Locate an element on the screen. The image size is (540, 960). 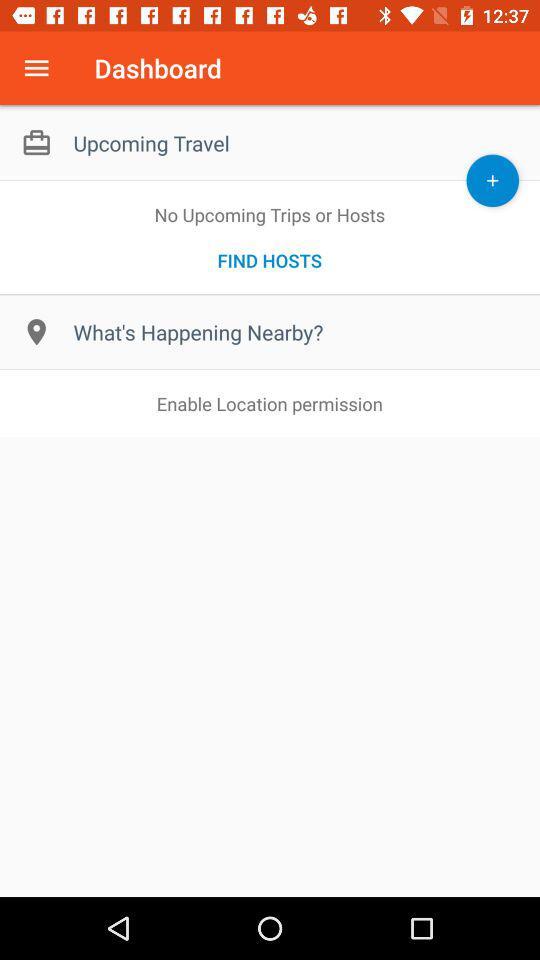
open app menu is located at coordinates (36, 68).